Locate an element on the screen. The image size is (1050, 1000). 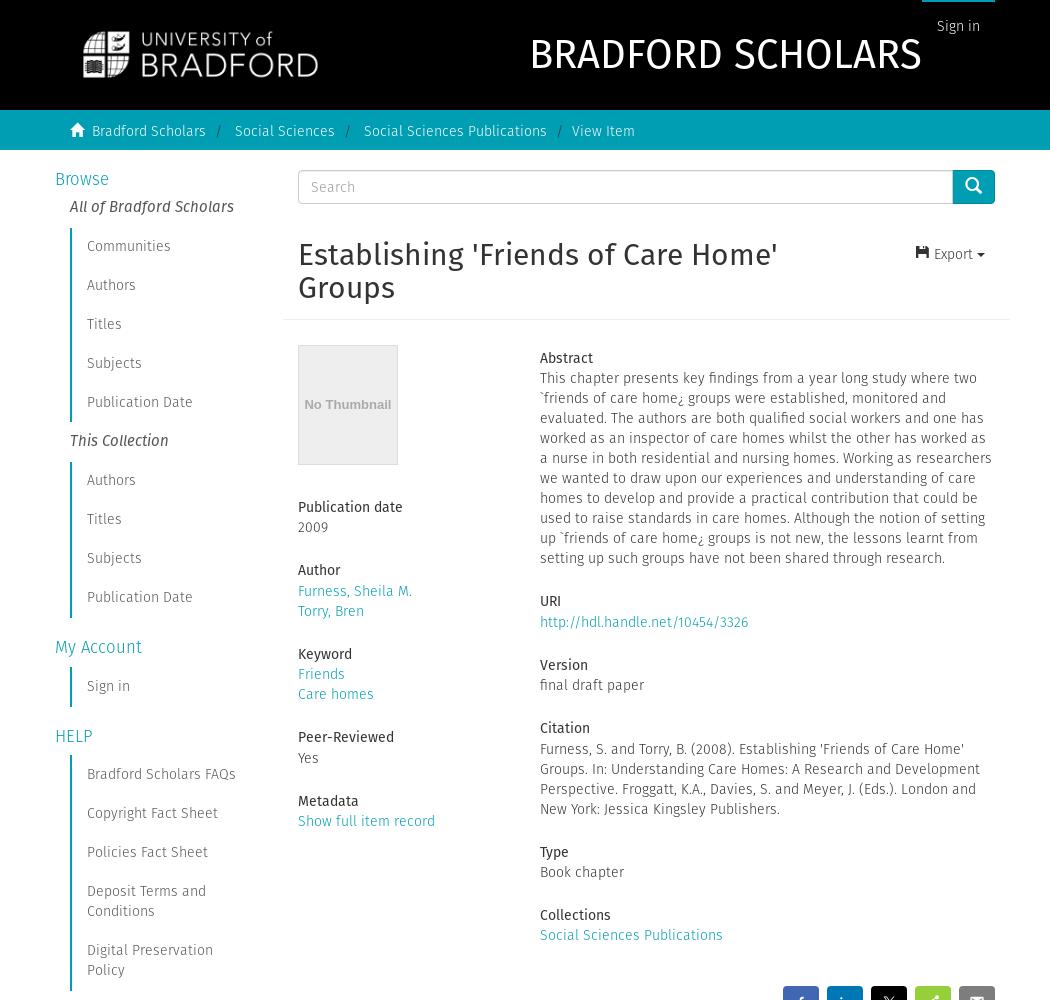
'Peer-Reviewed' is located at coordinates (344, 736).